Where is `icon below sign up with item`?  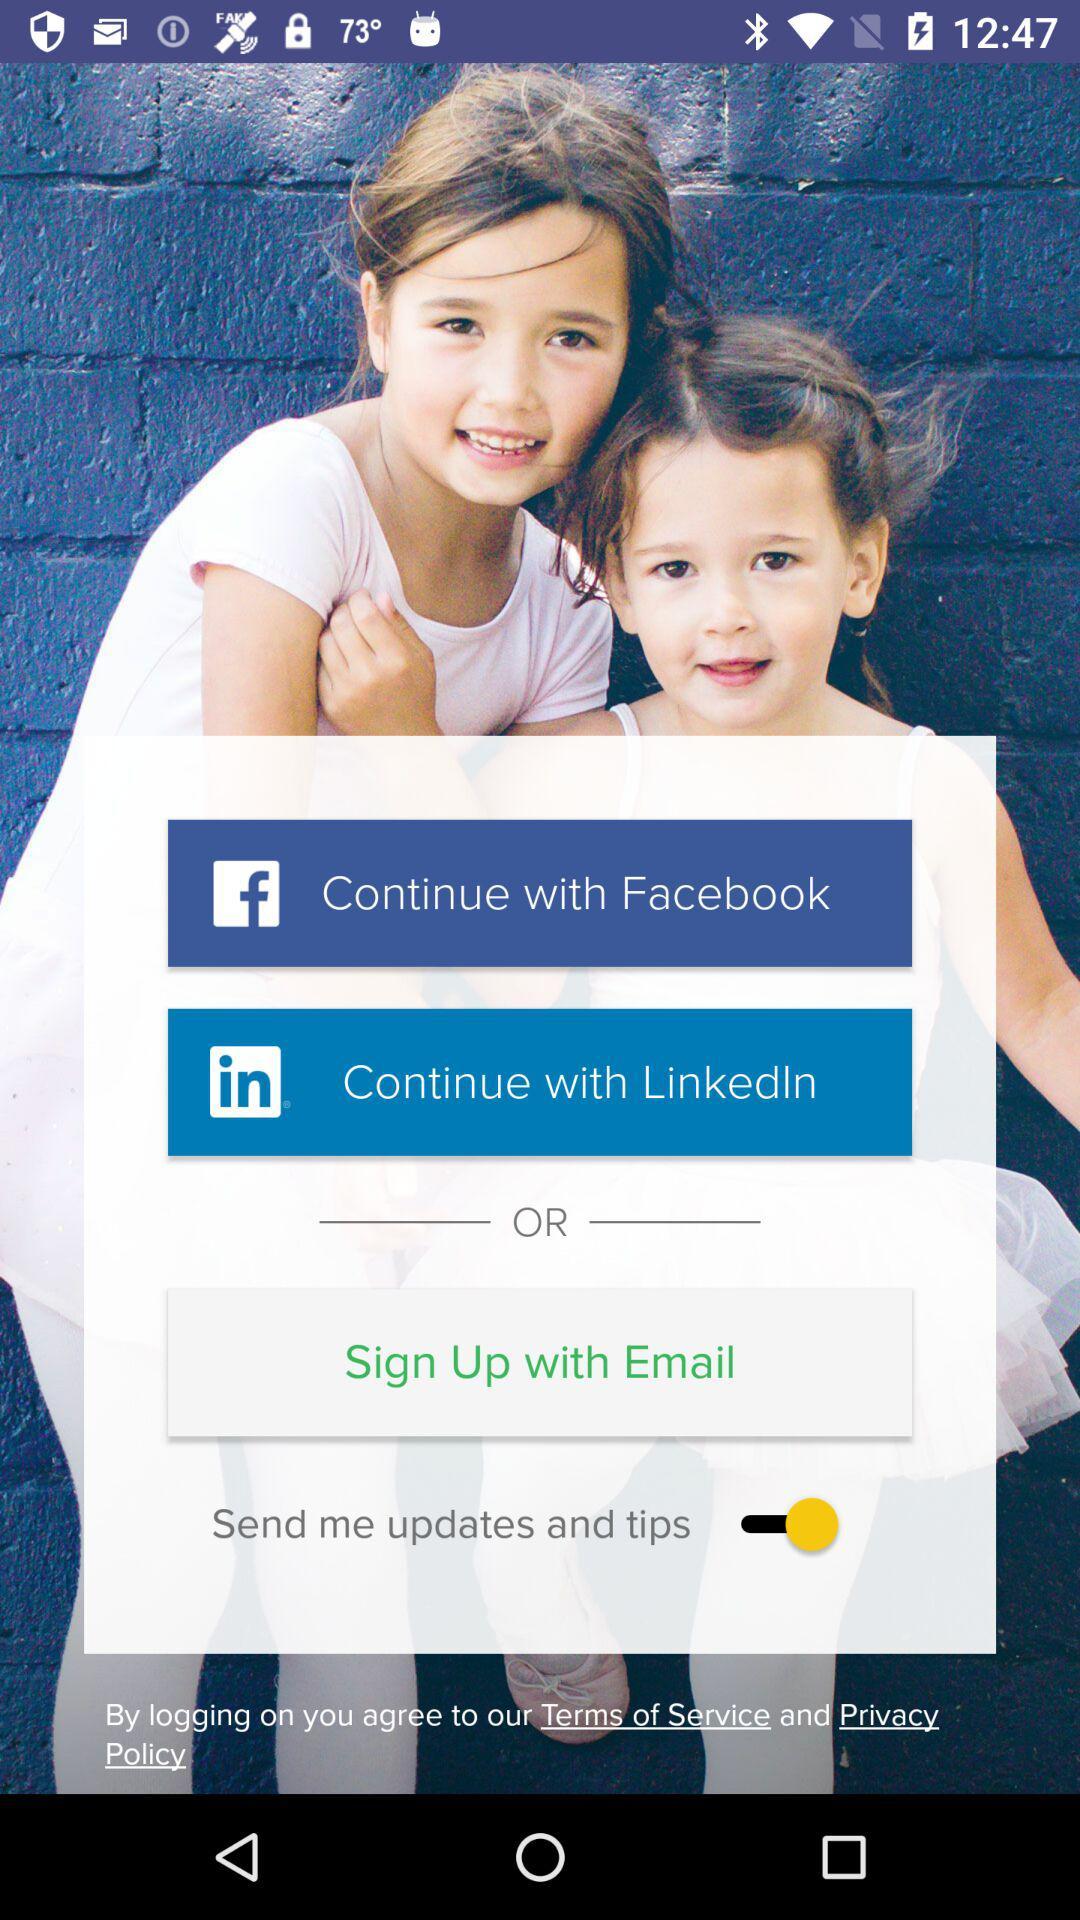
icon below sign up with item is located at coordinates (784, 1523).